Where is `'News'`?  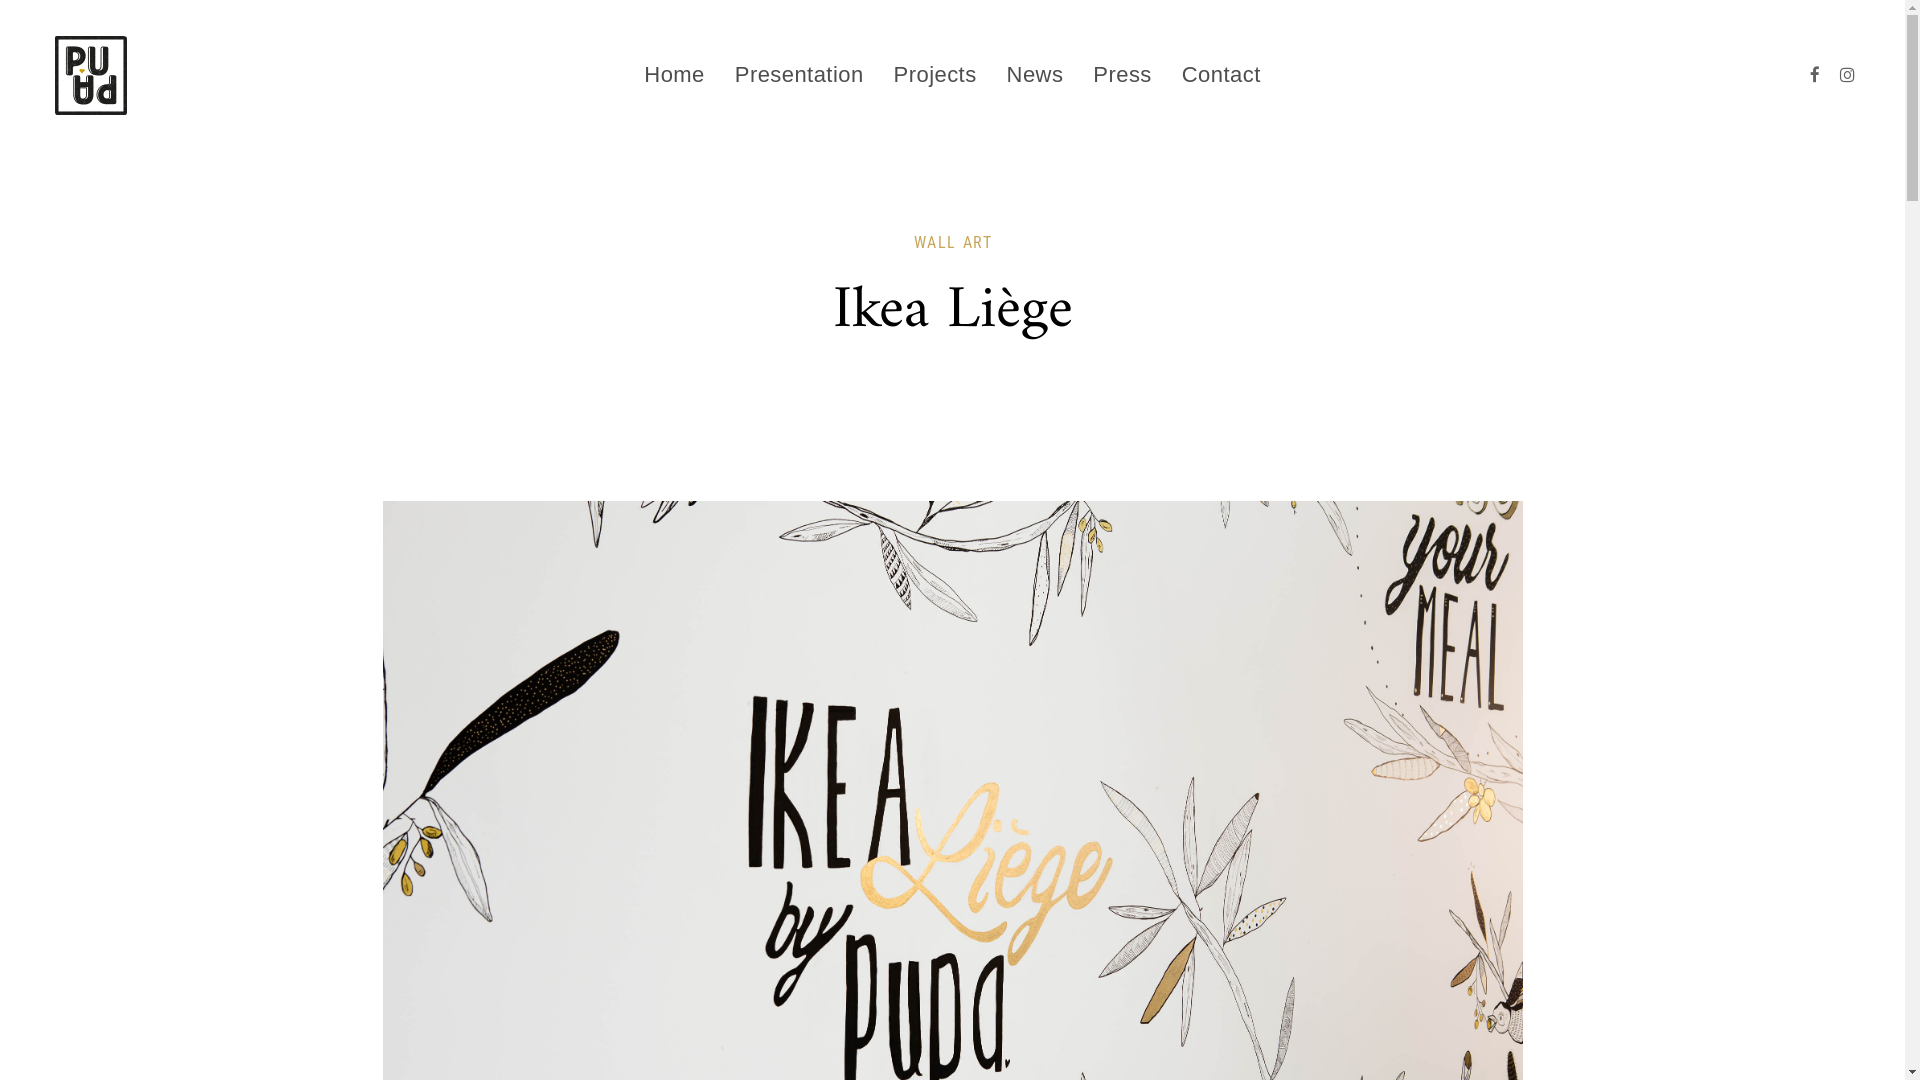
'News' is located at coordinates (1035, 73).